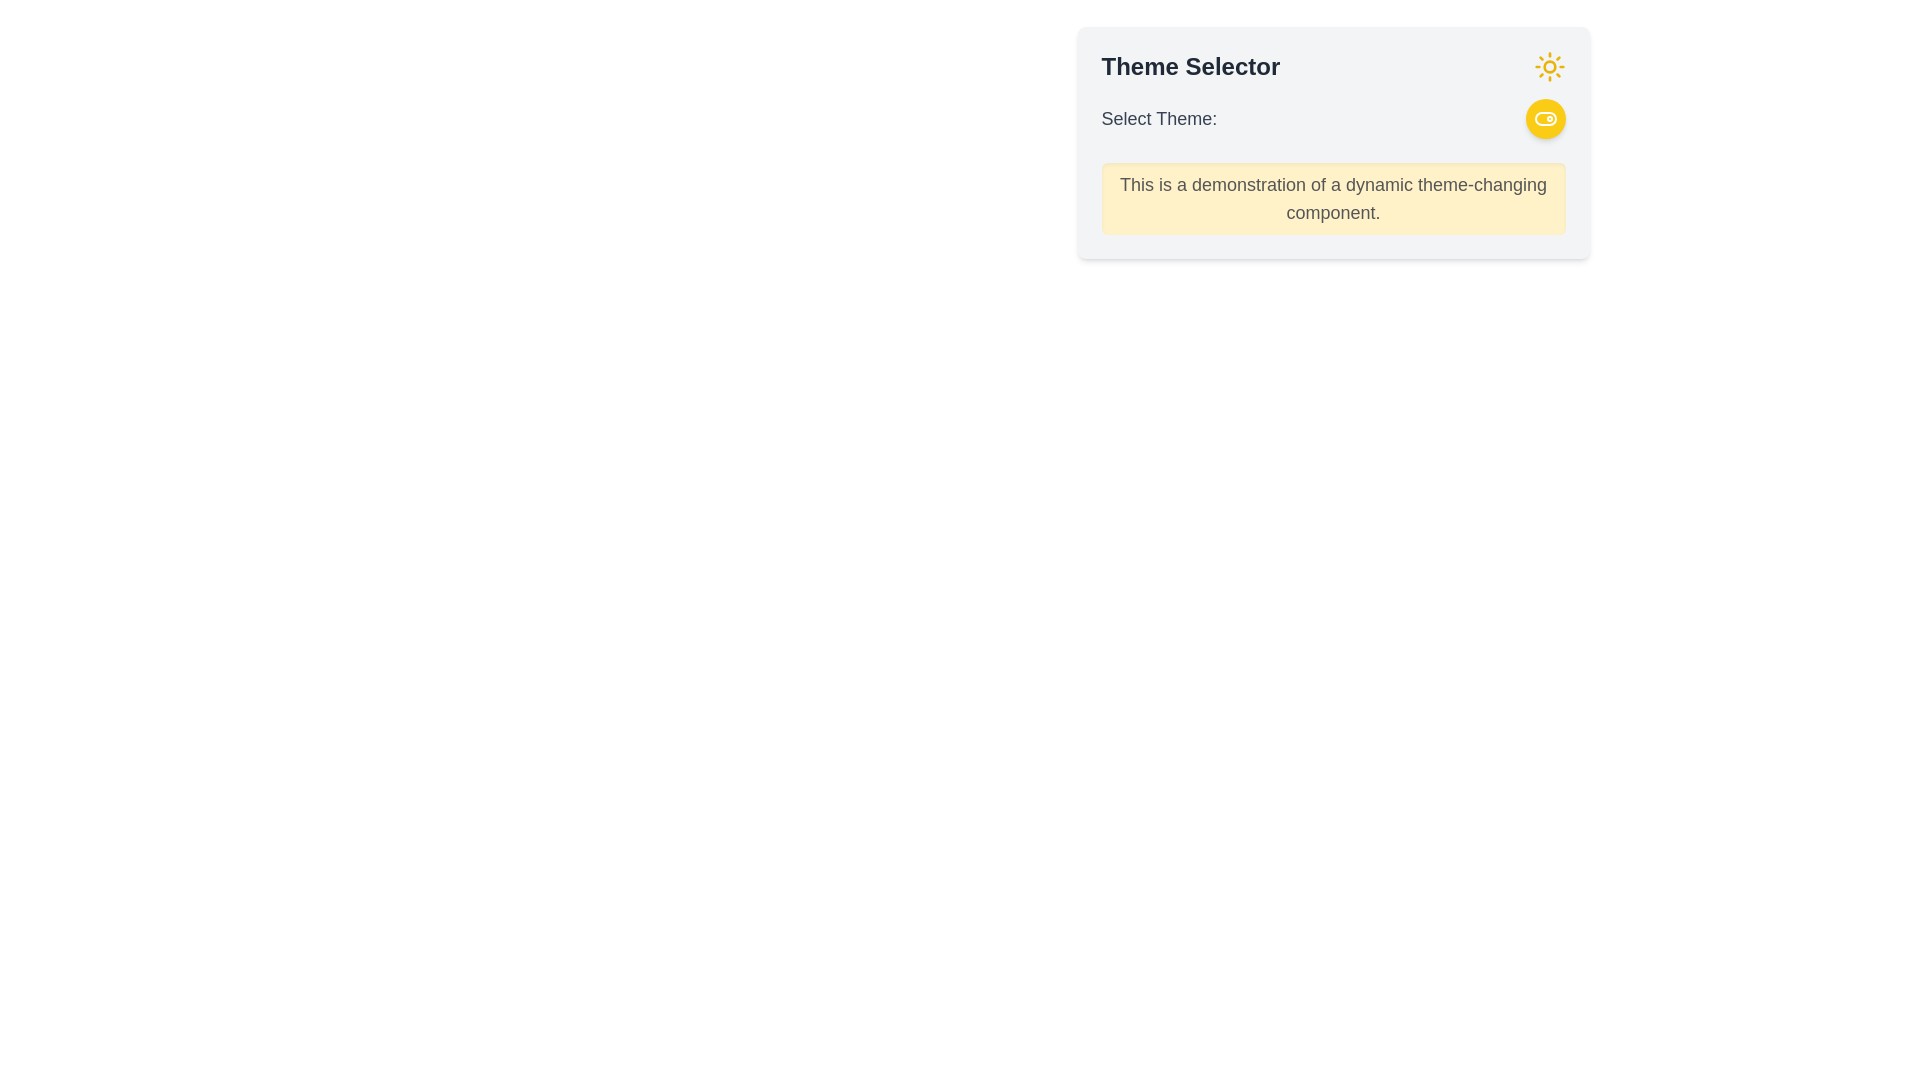 This screenshot has width=1920, height=1080. What do you see at coordinates (1333, 199) in the screenshot?
I see `displayed text from the rectangular text box with rounded corners, light yellow background, and dark gray text located in the 'Theme Selector' panel` at bounding box center [1333, 199].